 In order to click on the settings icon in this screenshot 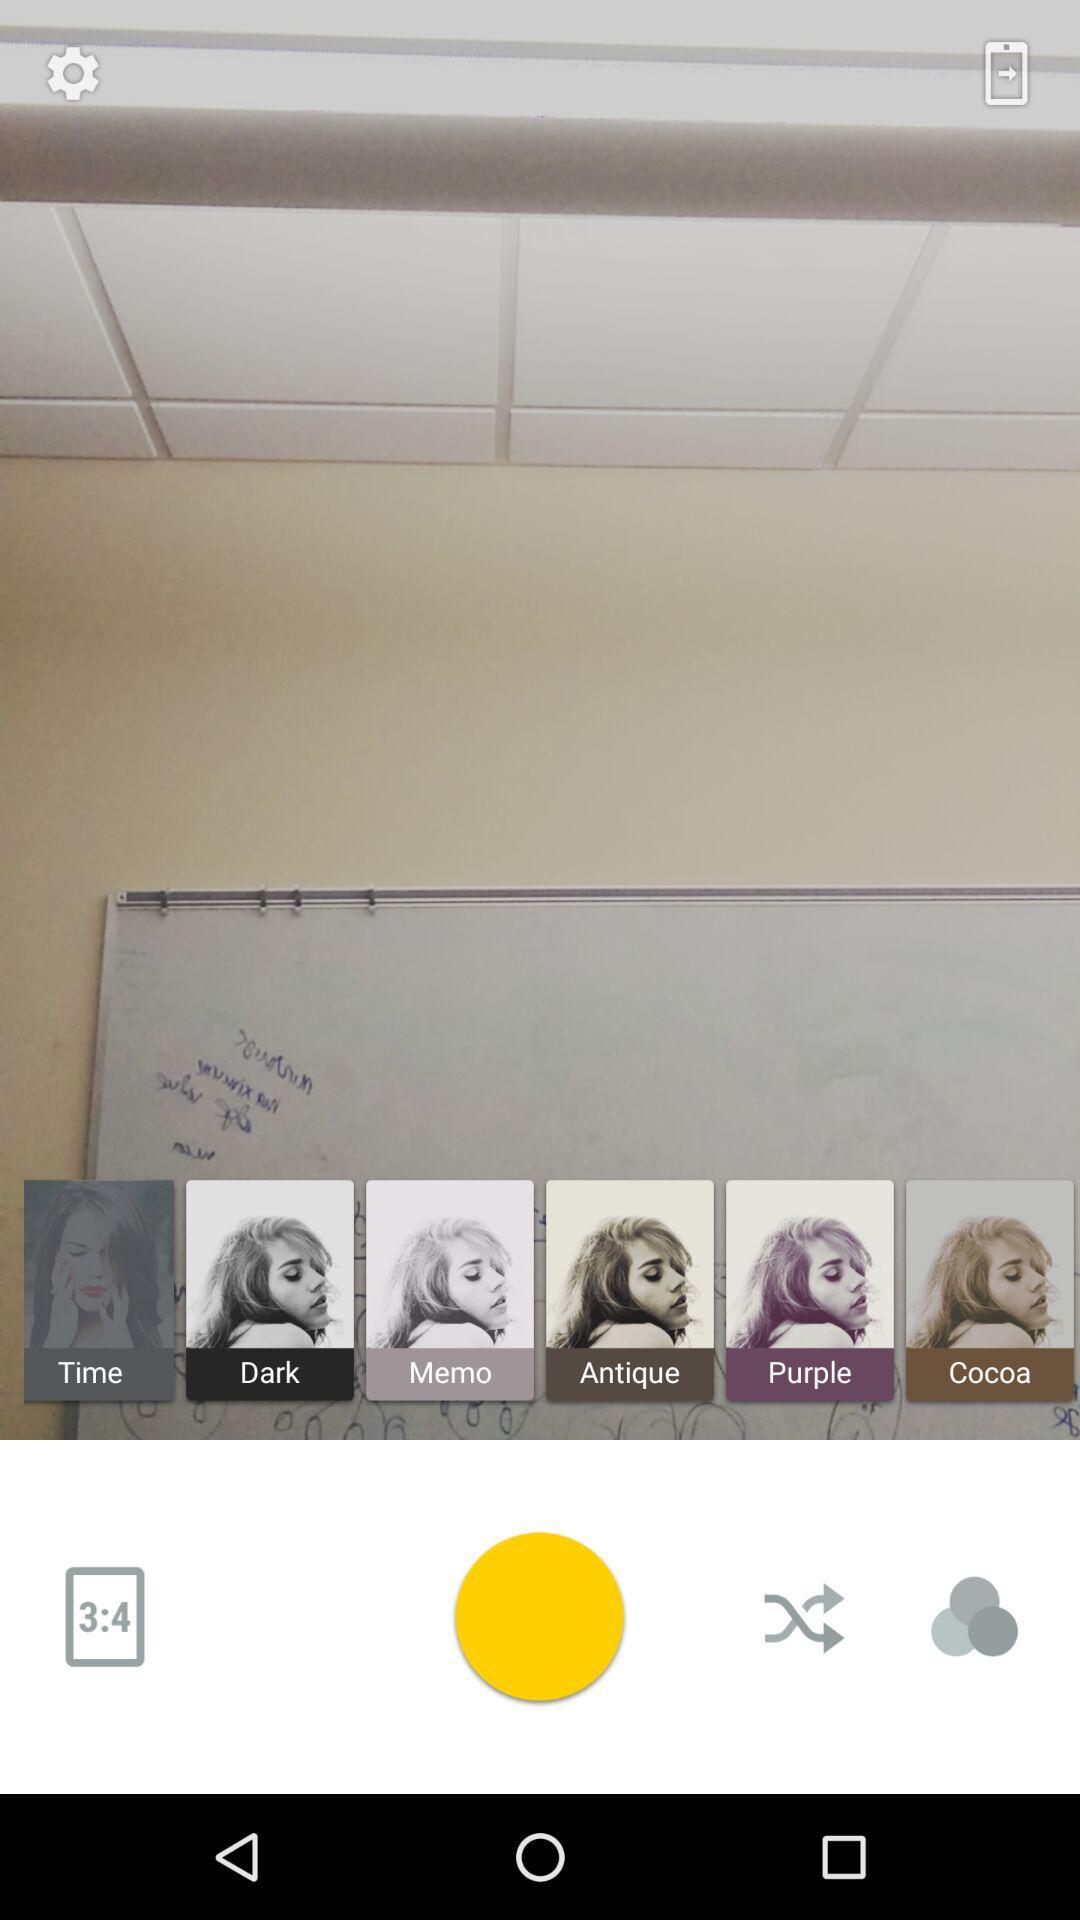, I will do `click(72, 73)`.